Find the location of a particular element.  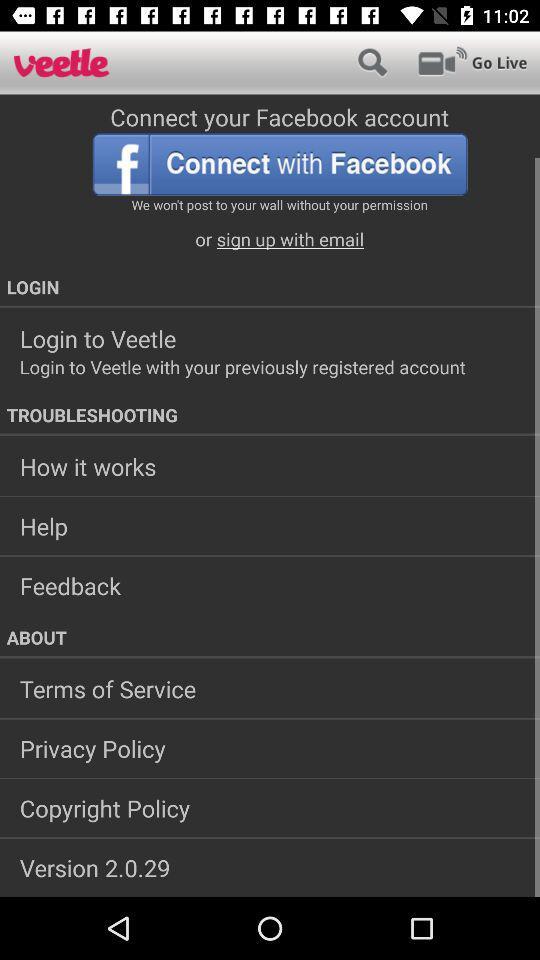

search option is located at coordinates (372, 62).